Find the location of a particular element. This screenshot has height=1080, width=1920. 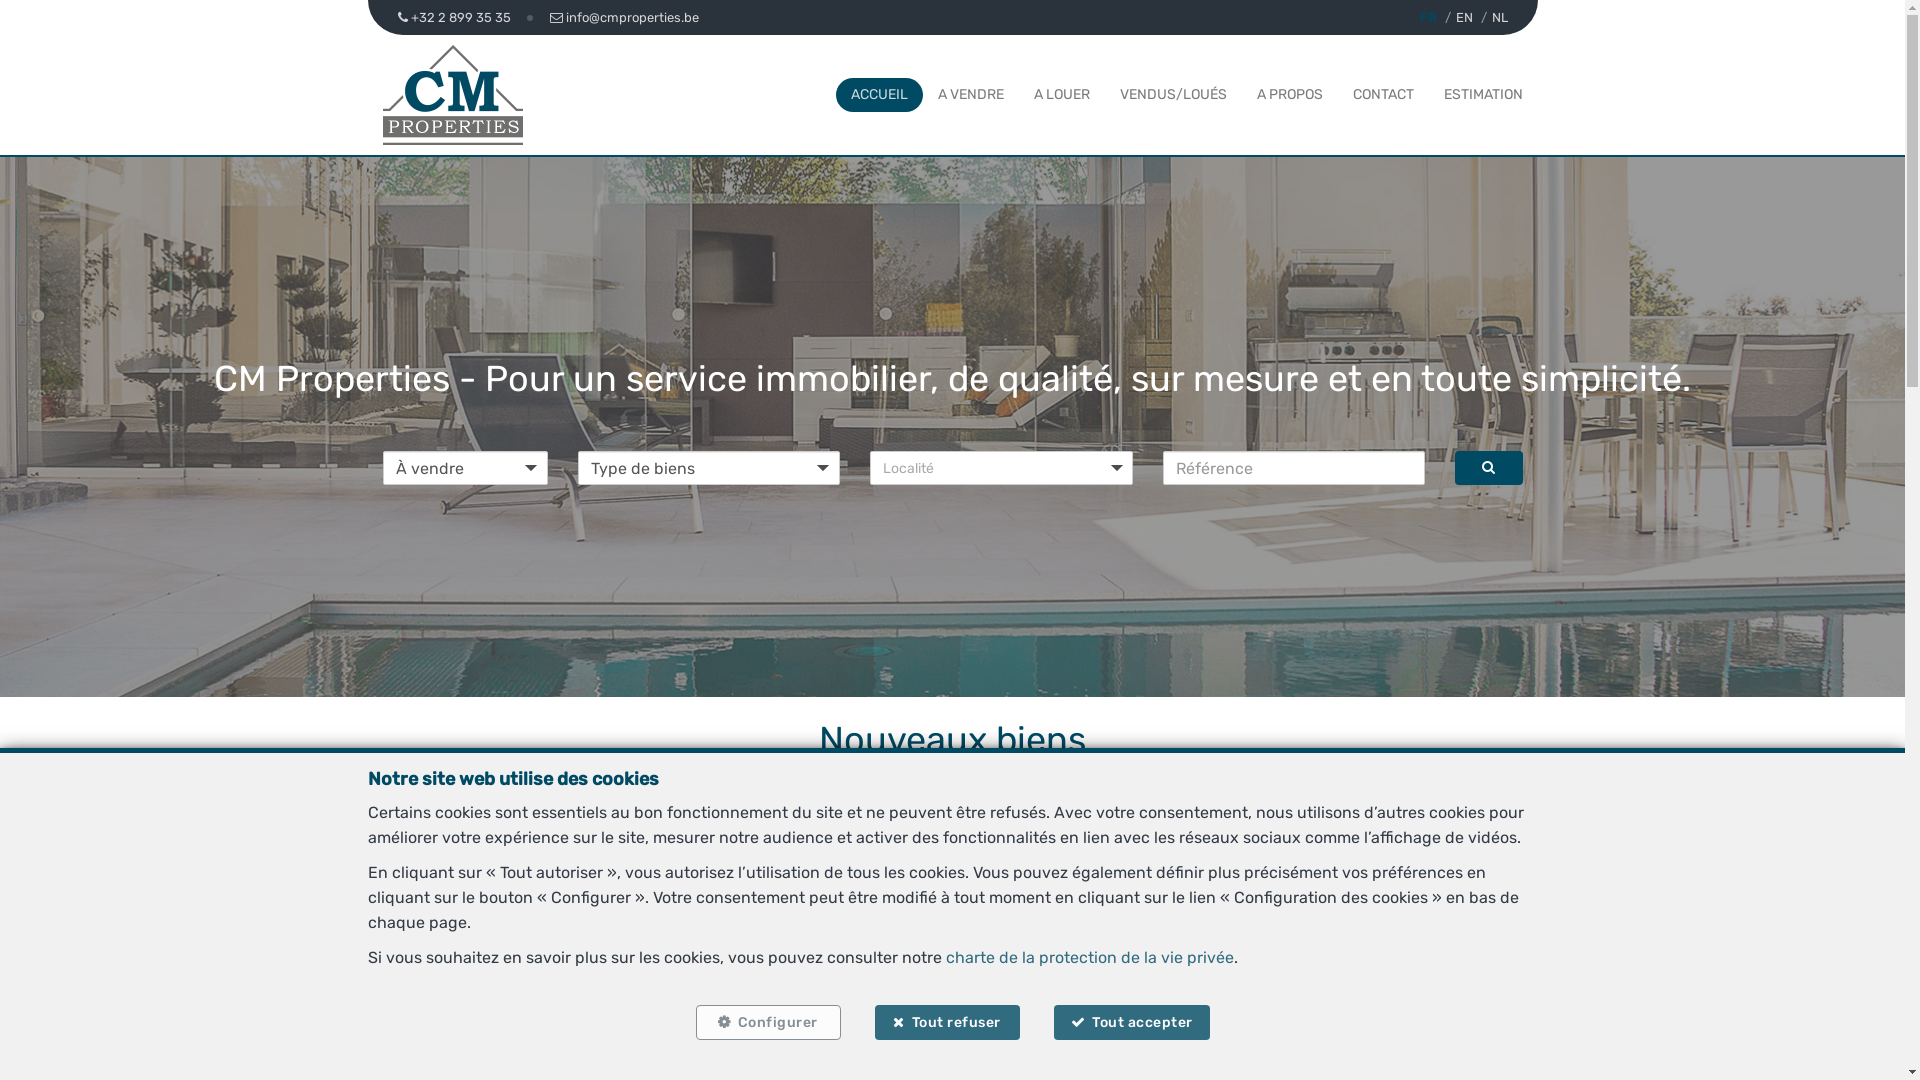

'ESTIMATION' is located at coordinates (1483, 94).